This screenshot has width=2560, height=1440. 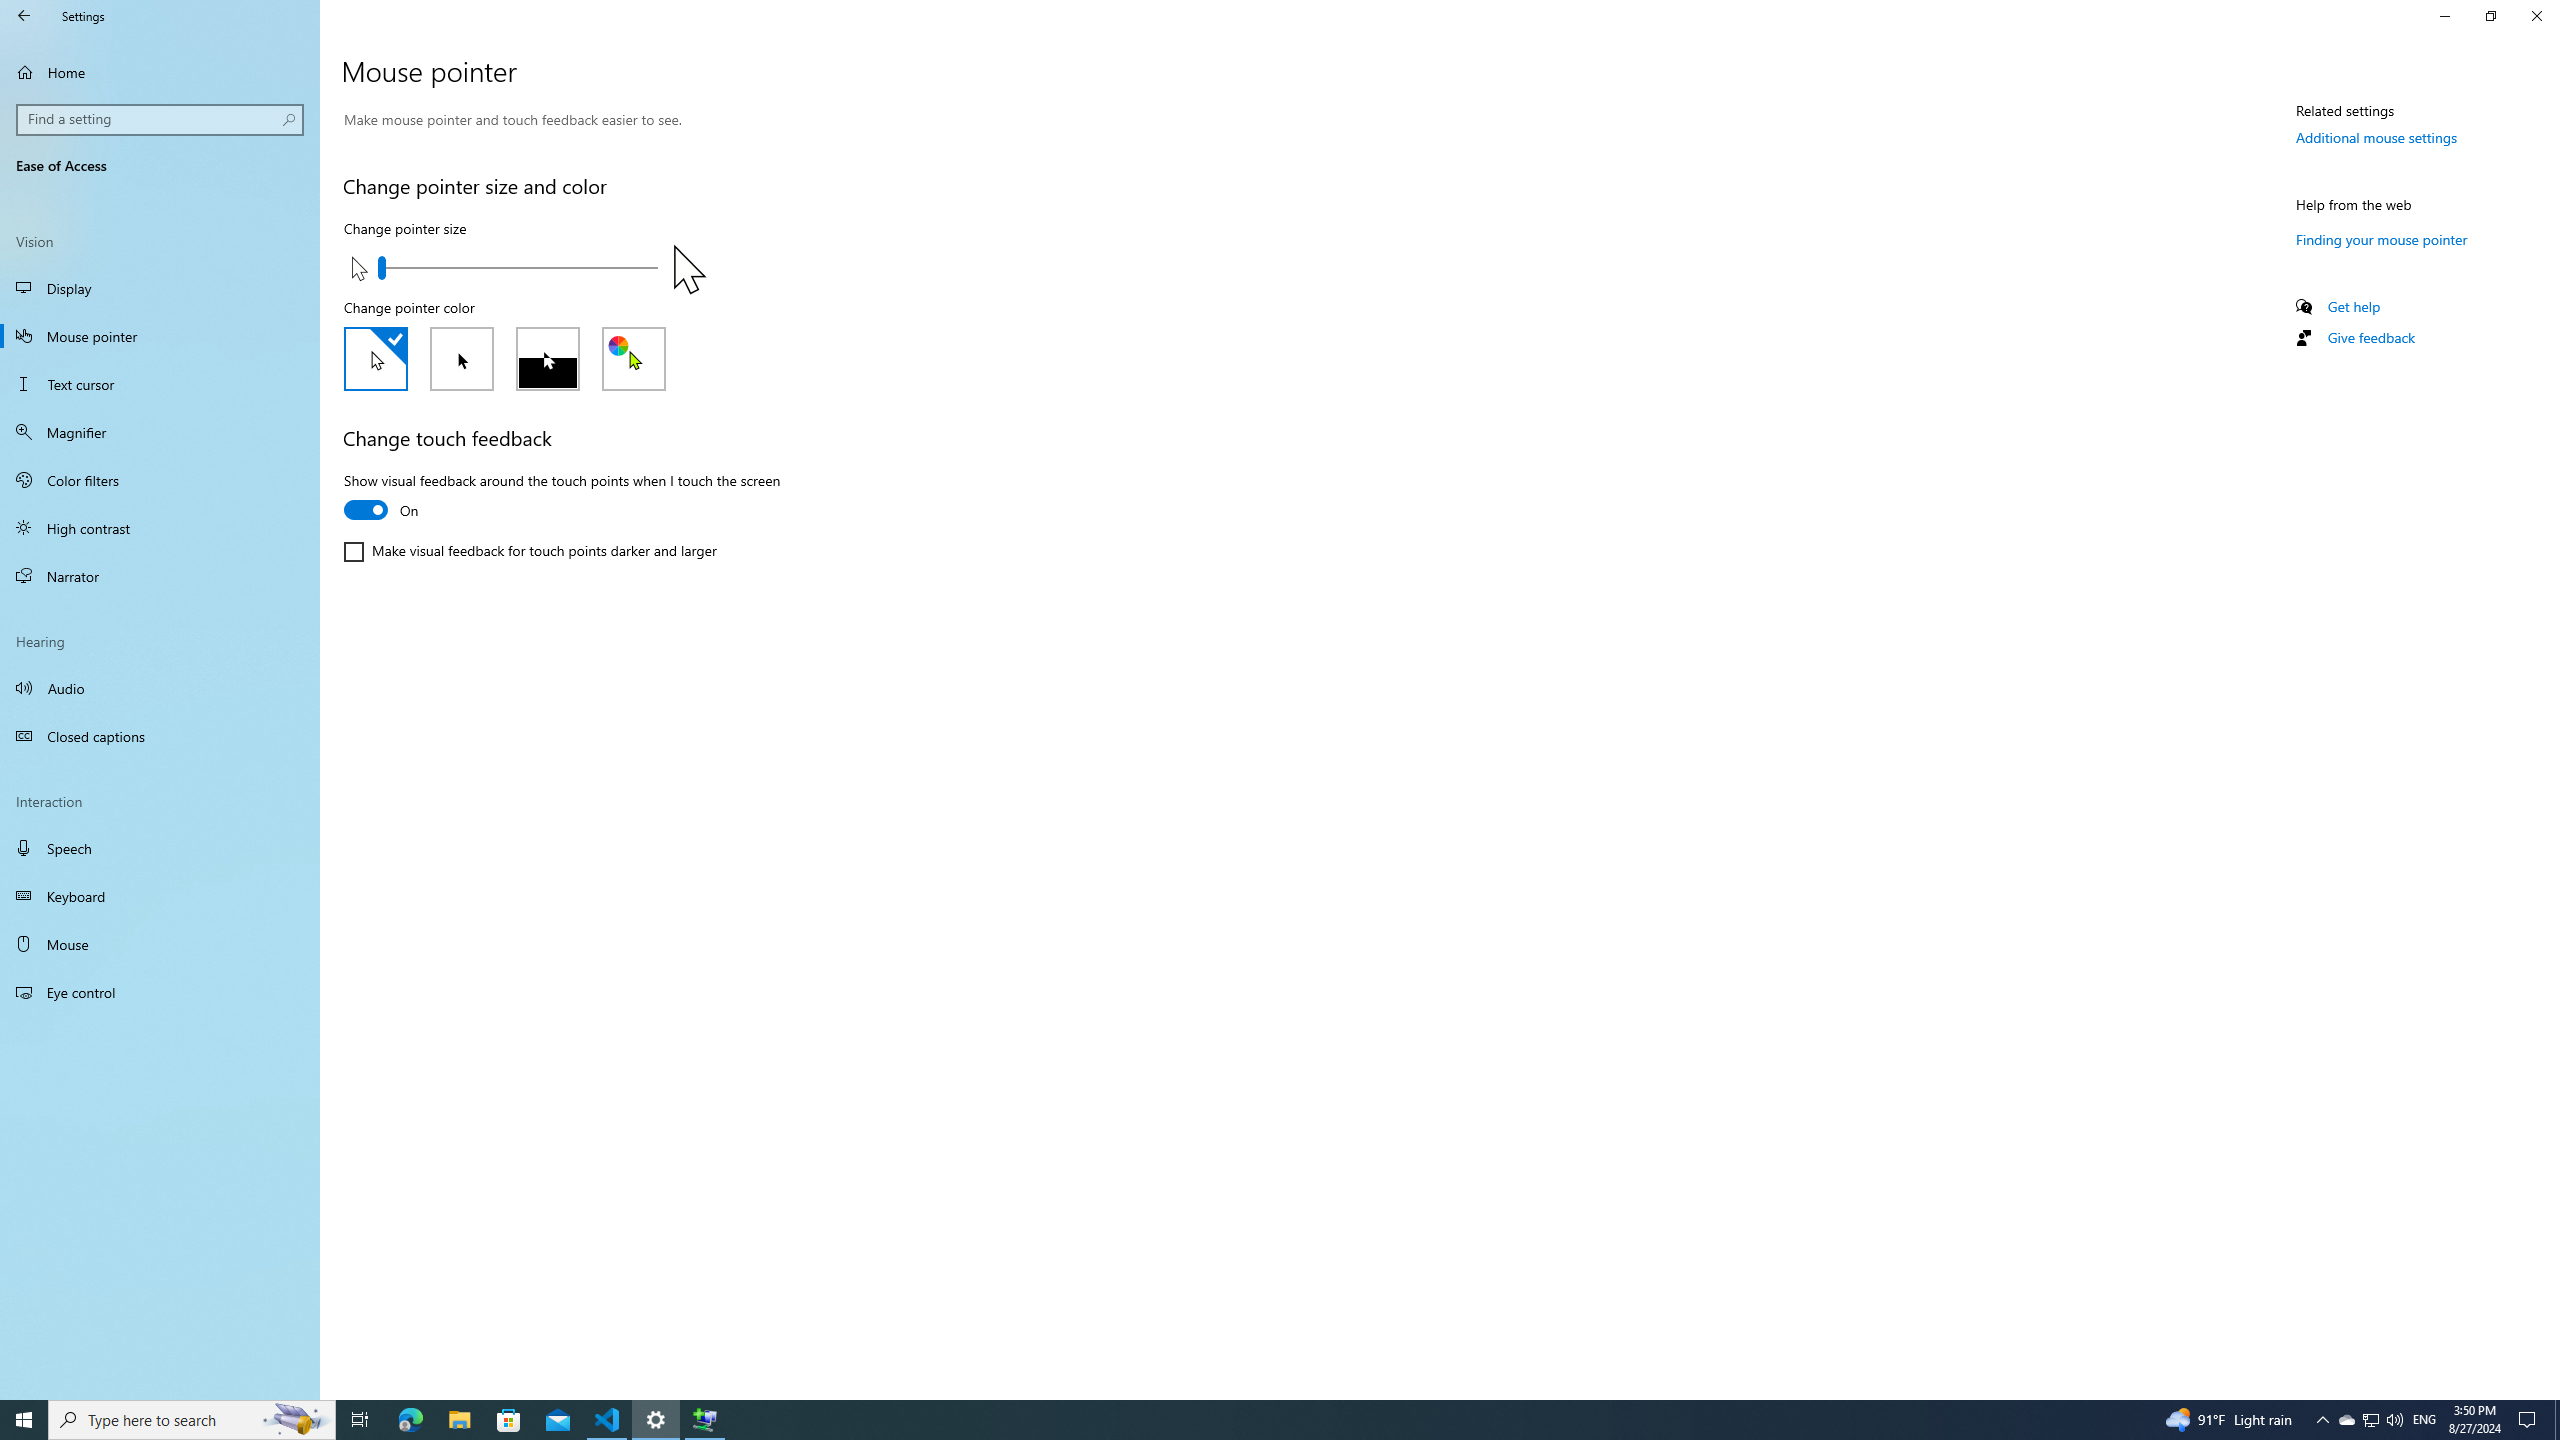 I want to click on 'Home', so click(x=159, y=72).